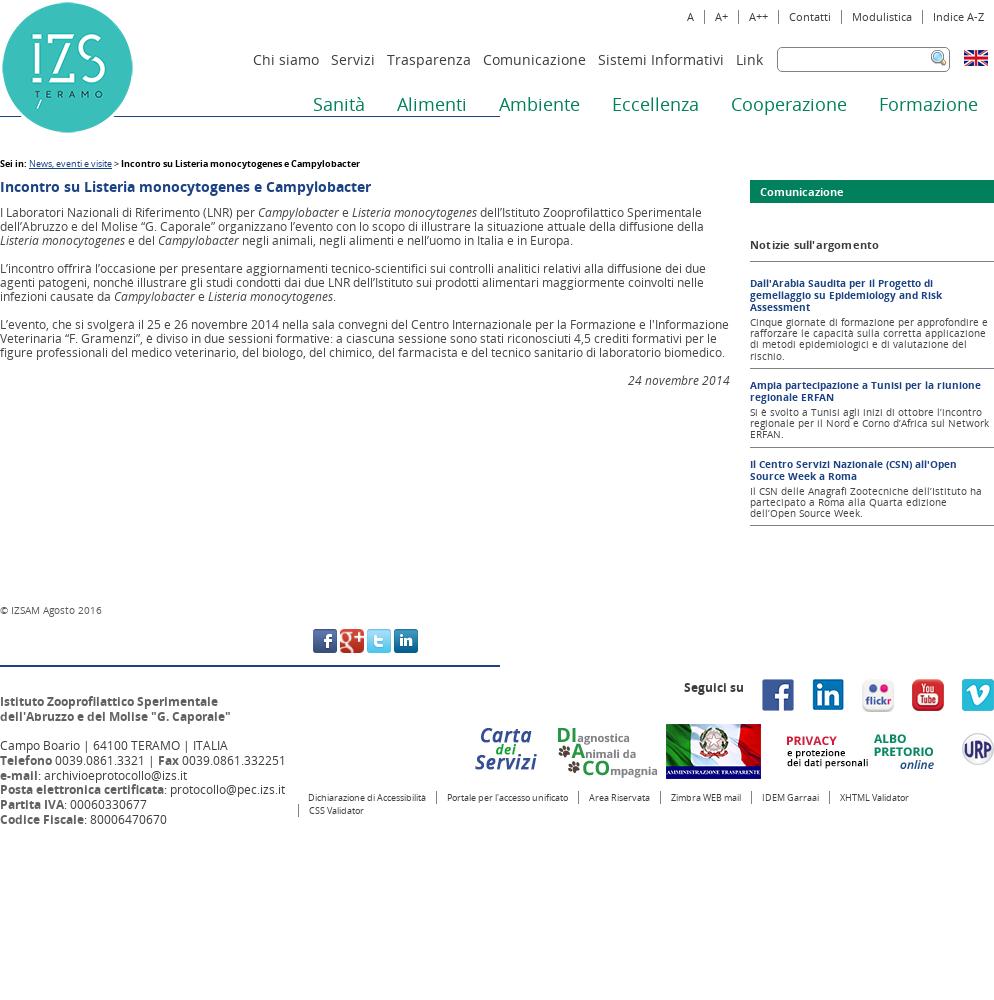 The width and height of the screenshot is (994, 1000). What do you see at coordinates (248, 976) in the screenshot?
I see `'Utilizzo dei cookie'` at bounding box center [248, 976].